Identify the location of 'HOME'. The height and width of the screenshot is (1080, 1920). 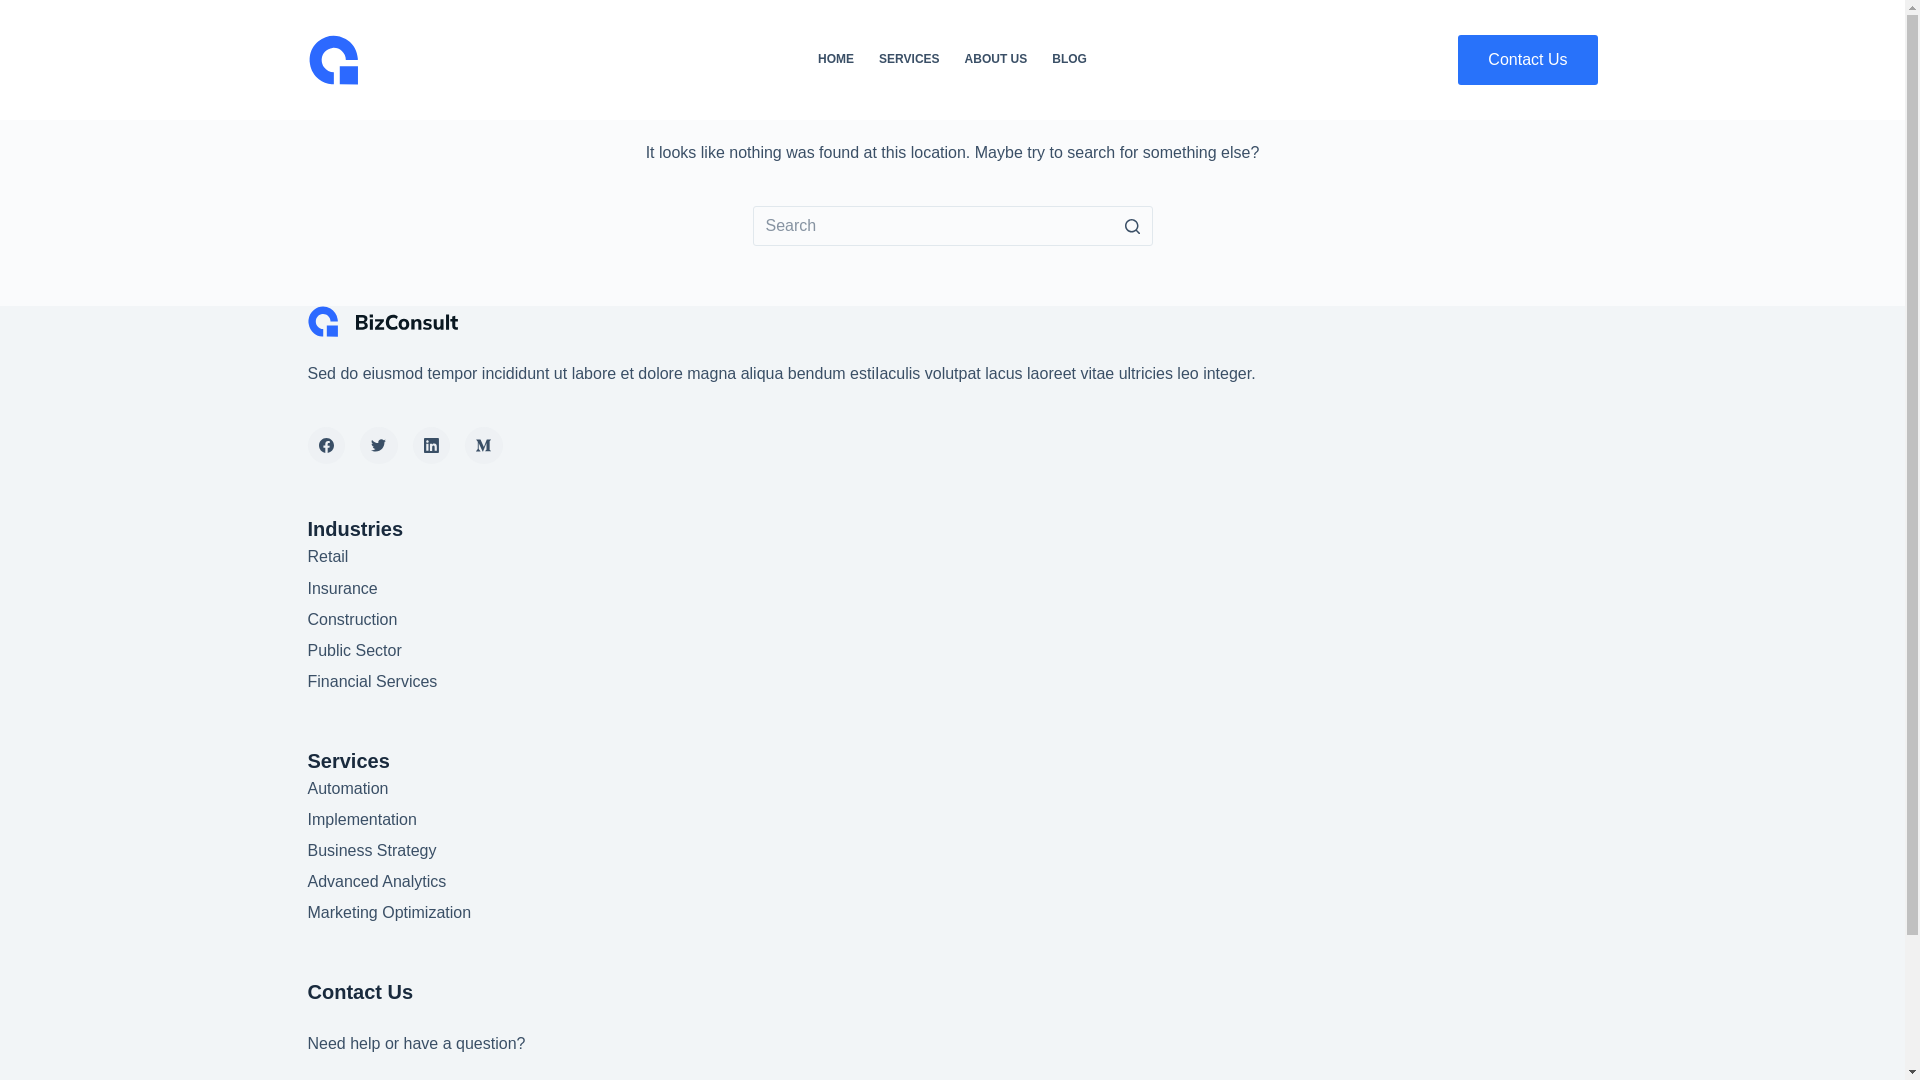
(836, 59).